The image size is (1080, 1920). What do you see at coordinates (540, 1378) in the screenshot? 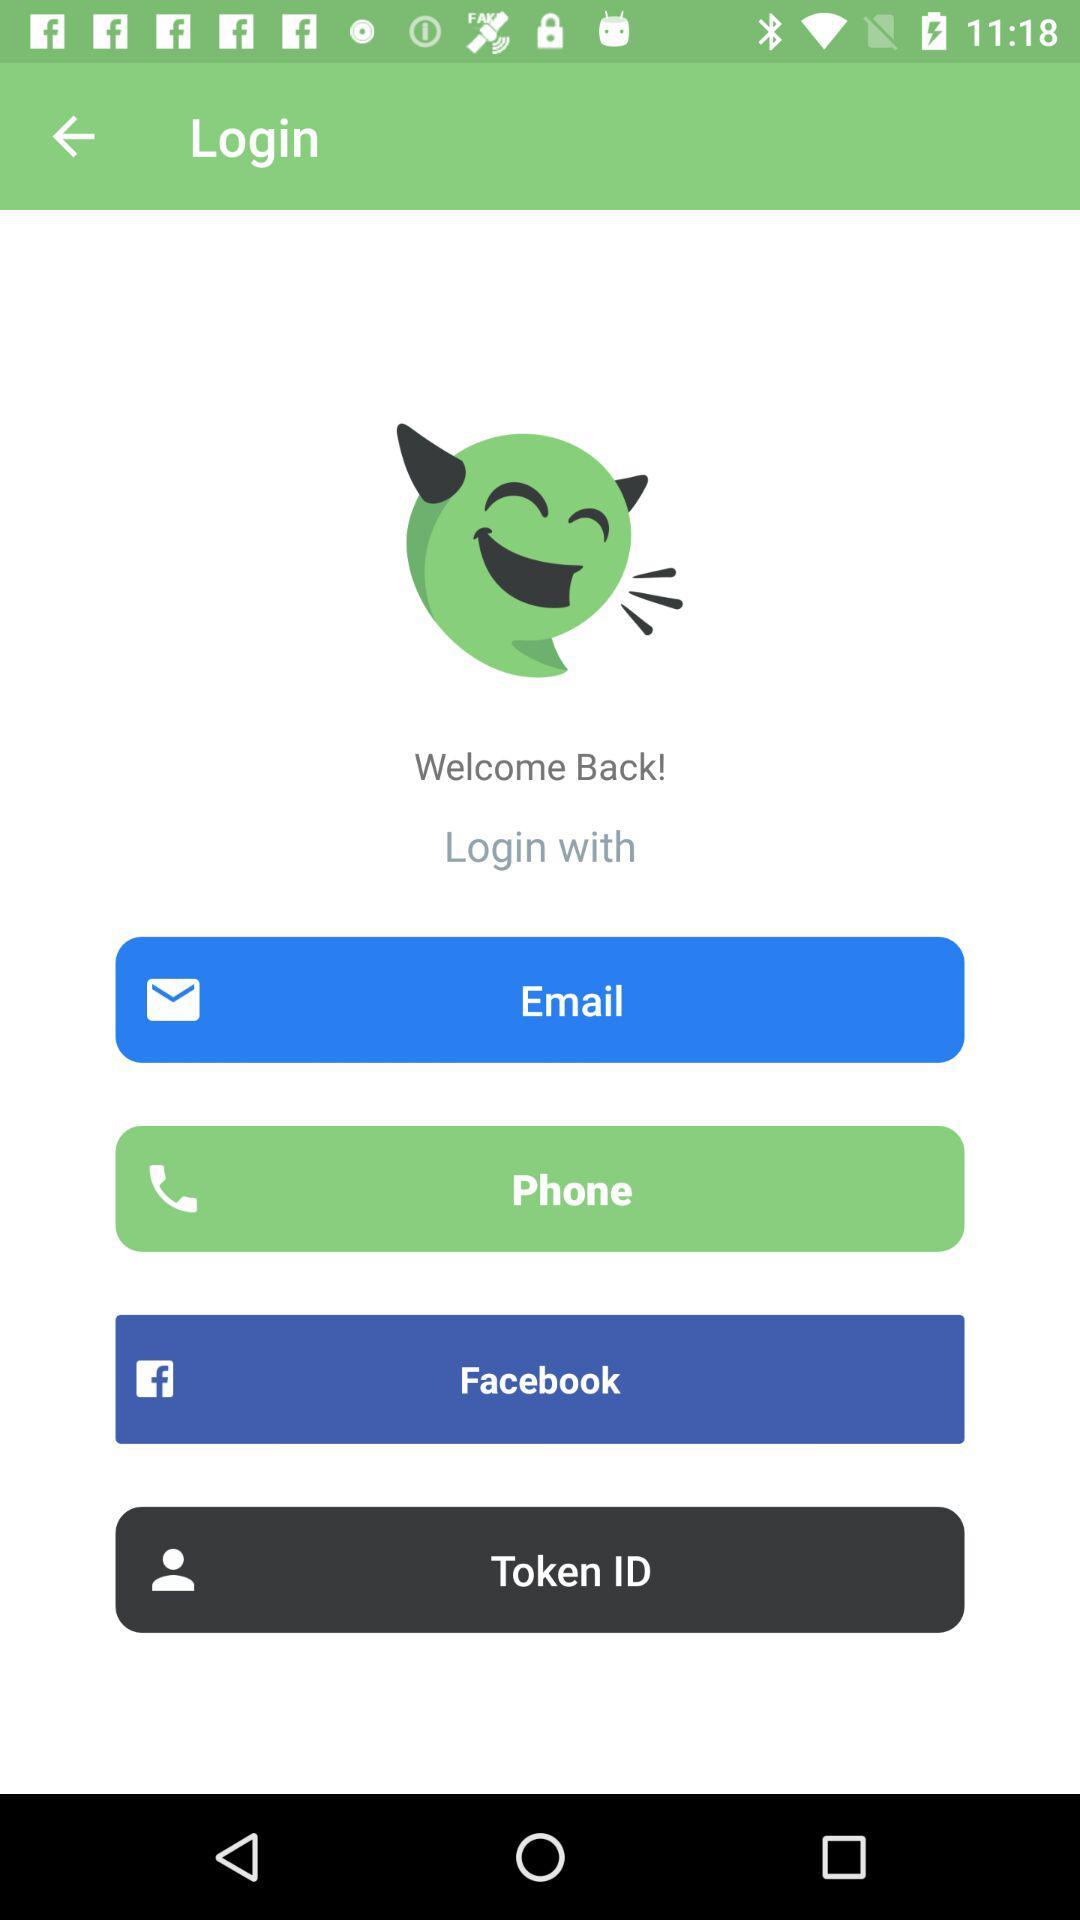
I see `the facebook icon` at bounding box center [540, 1378].